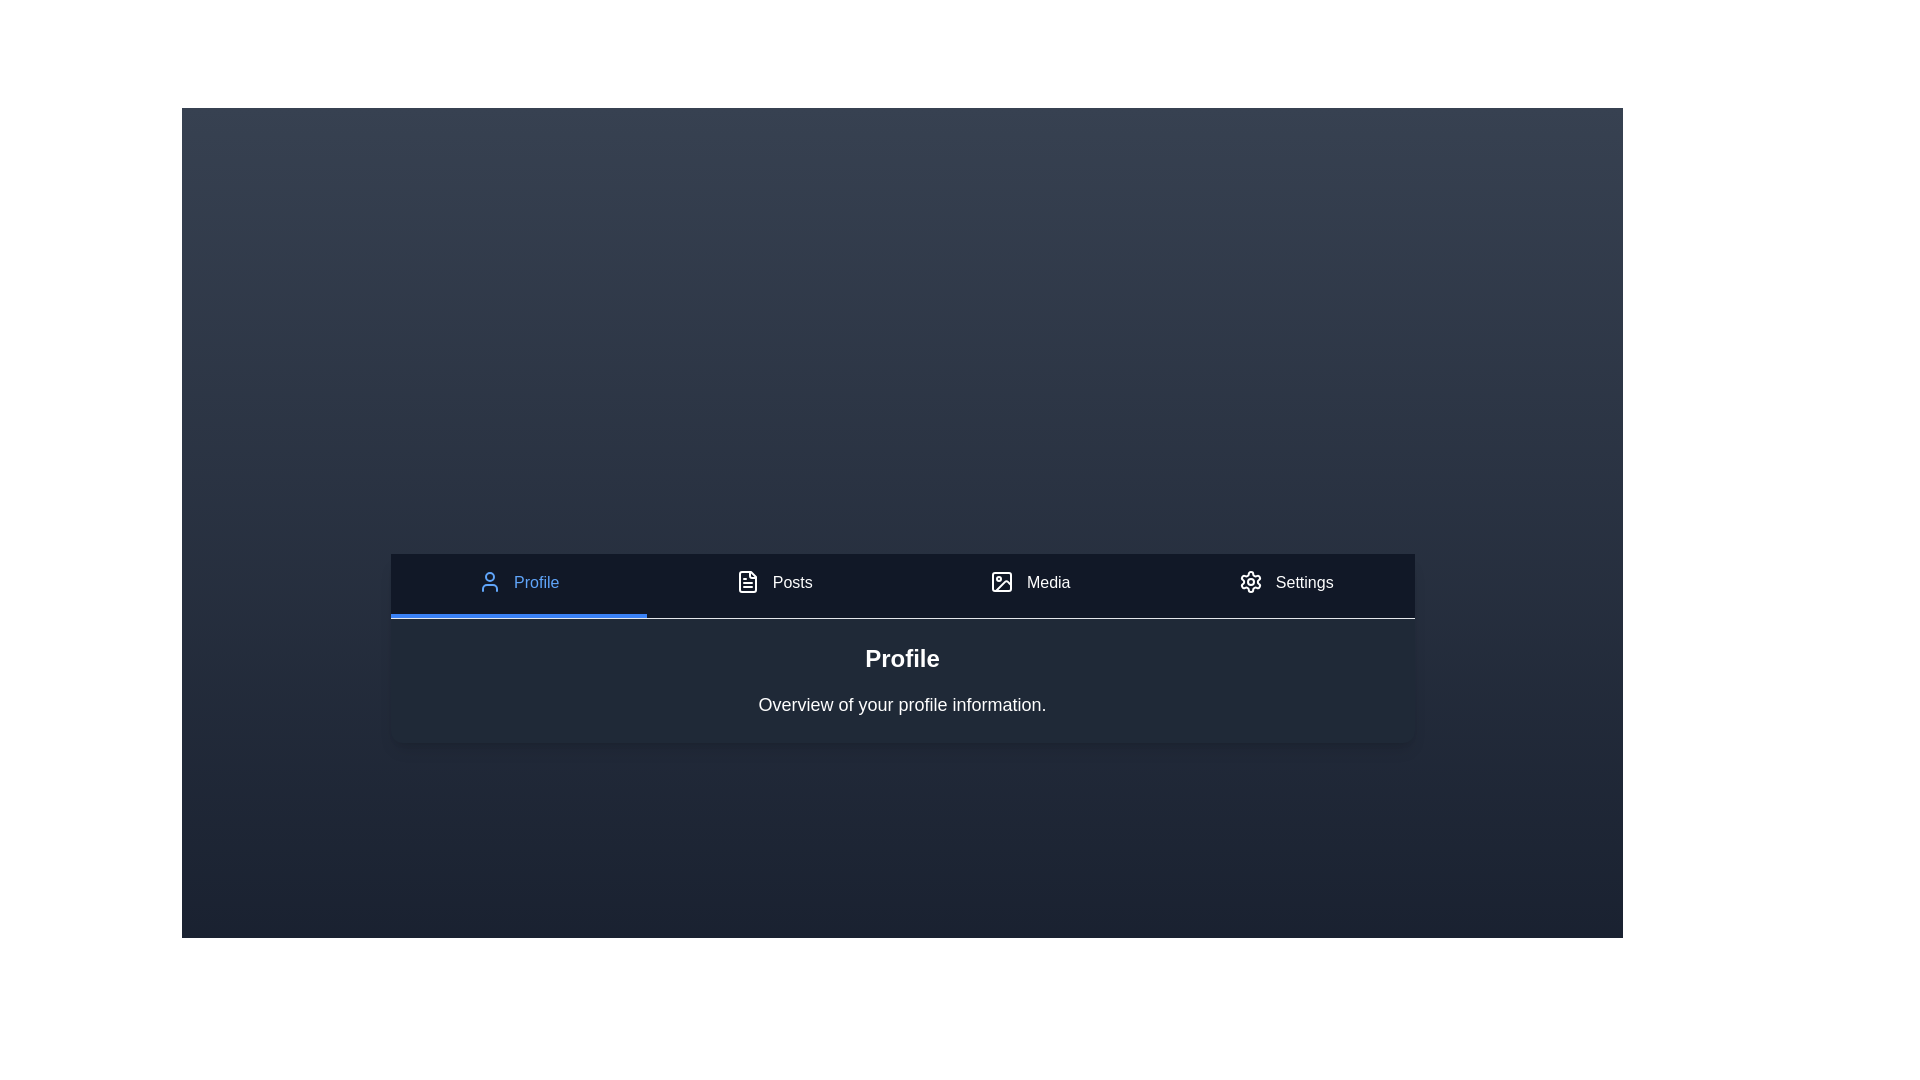 This screenshot has height=1080, width=1920. Describe the element at coordinates (1286, 585) in the screenshot. I see `the tab corresponding to Settings to display its content` at that location.